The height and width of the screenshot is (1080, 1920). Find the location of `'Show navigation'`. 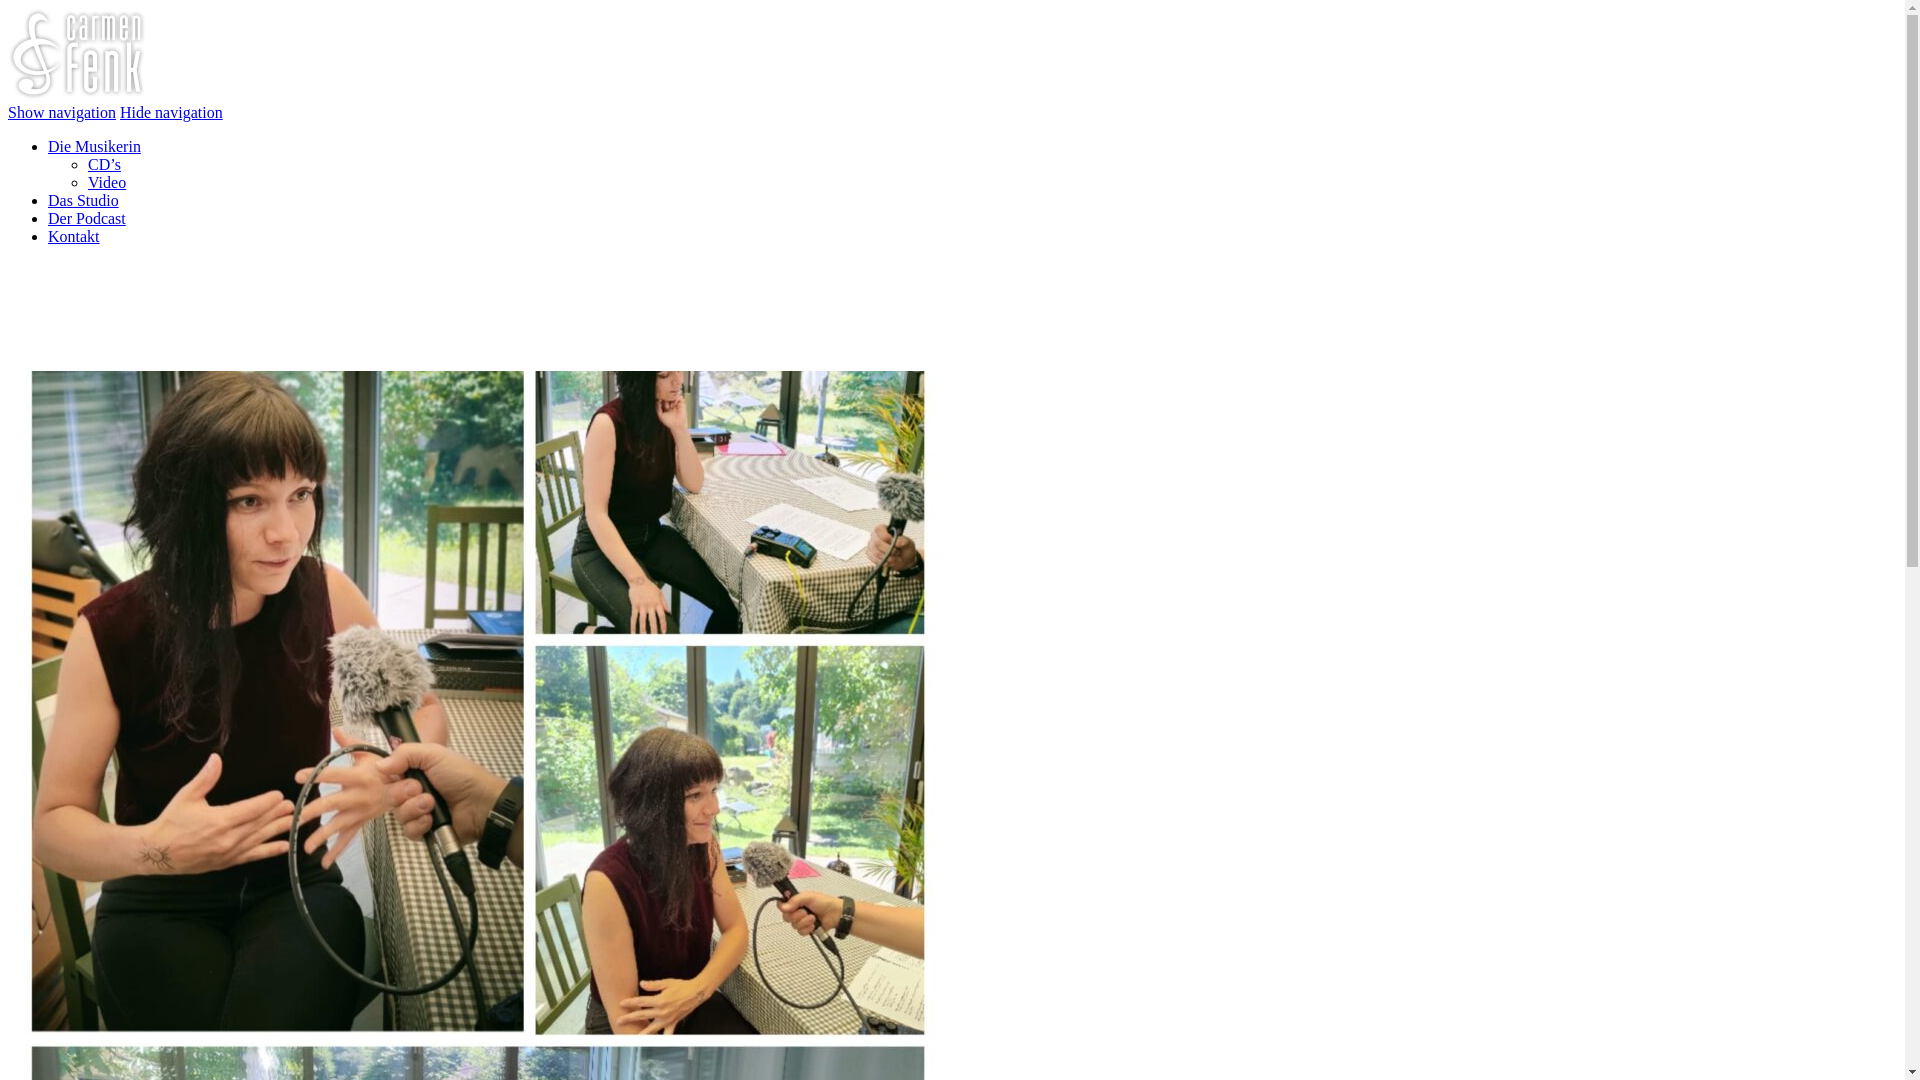

'Show navigation' is located at coordinates (62, 112).